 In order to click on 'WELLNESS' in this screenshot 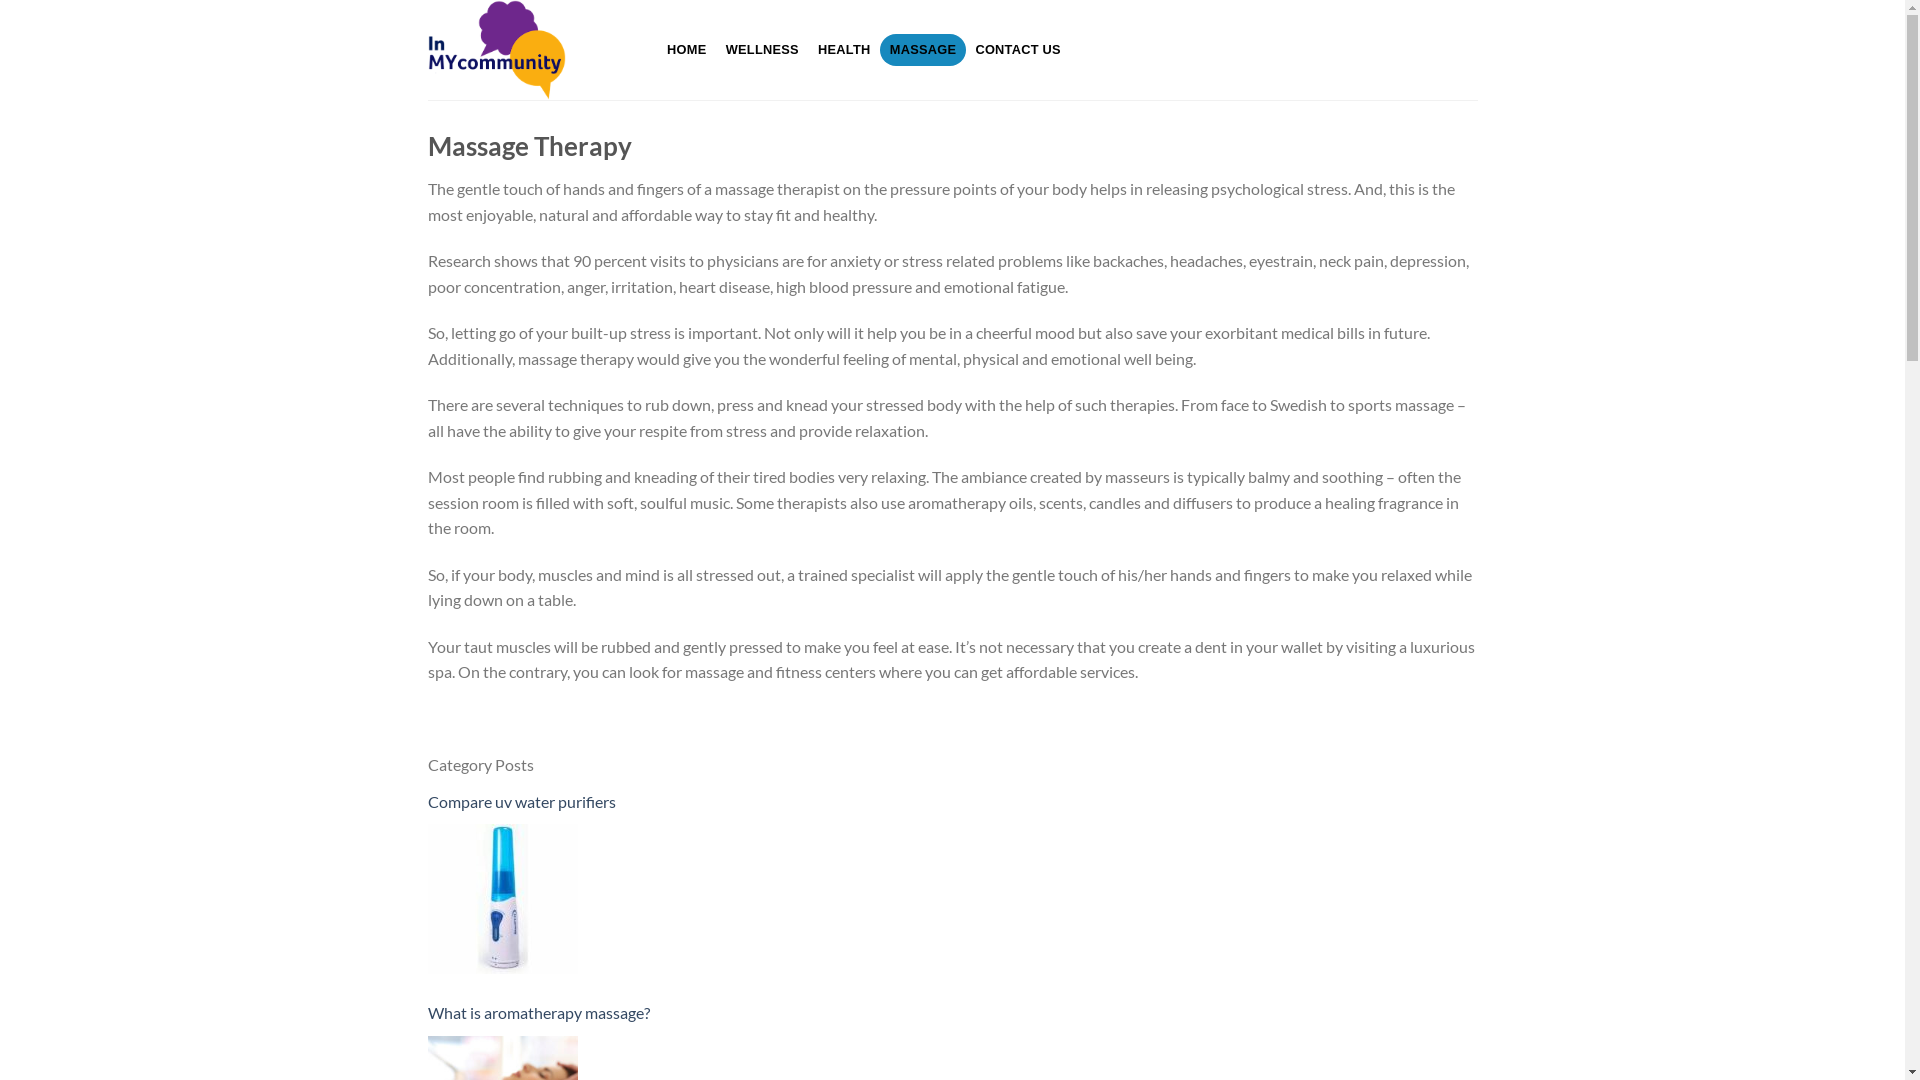, I will do `click(761, 49)`.